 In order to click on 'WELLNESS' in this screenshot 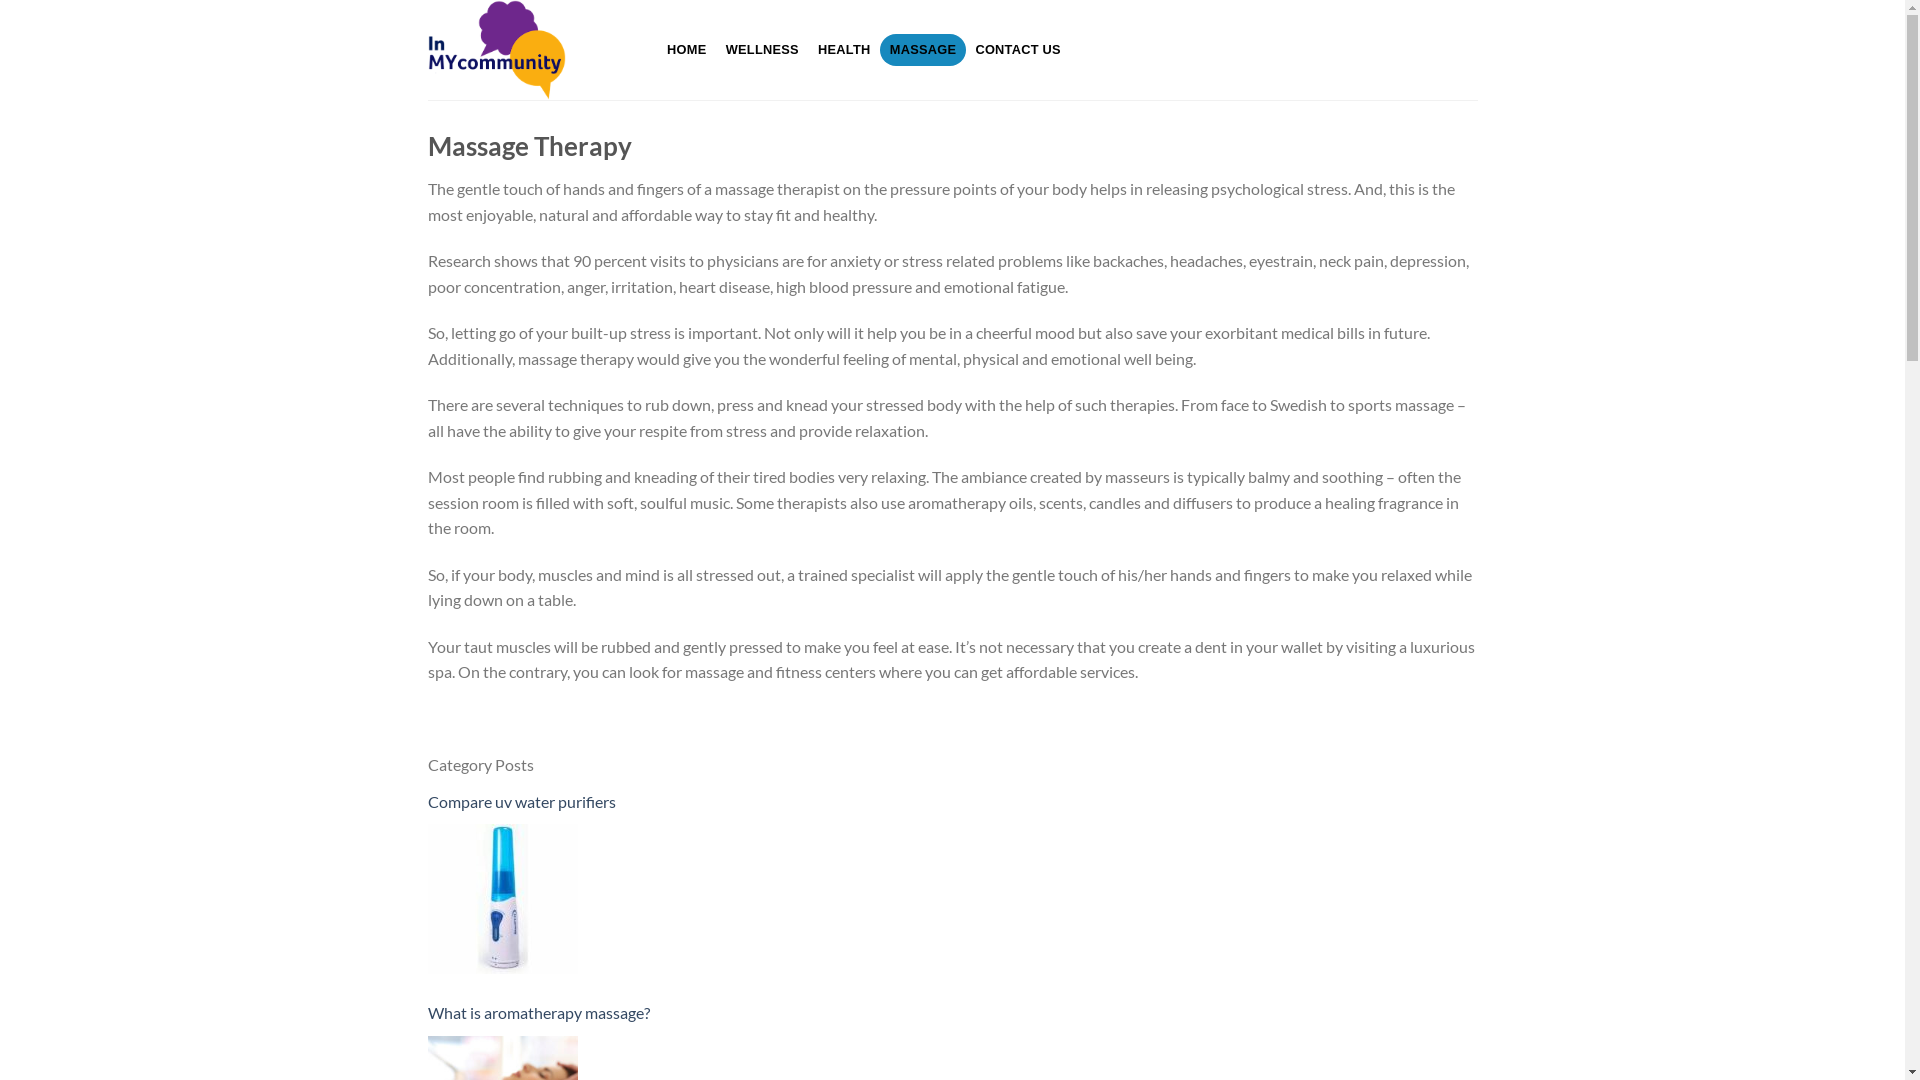, I will do `click(761, 49)`.